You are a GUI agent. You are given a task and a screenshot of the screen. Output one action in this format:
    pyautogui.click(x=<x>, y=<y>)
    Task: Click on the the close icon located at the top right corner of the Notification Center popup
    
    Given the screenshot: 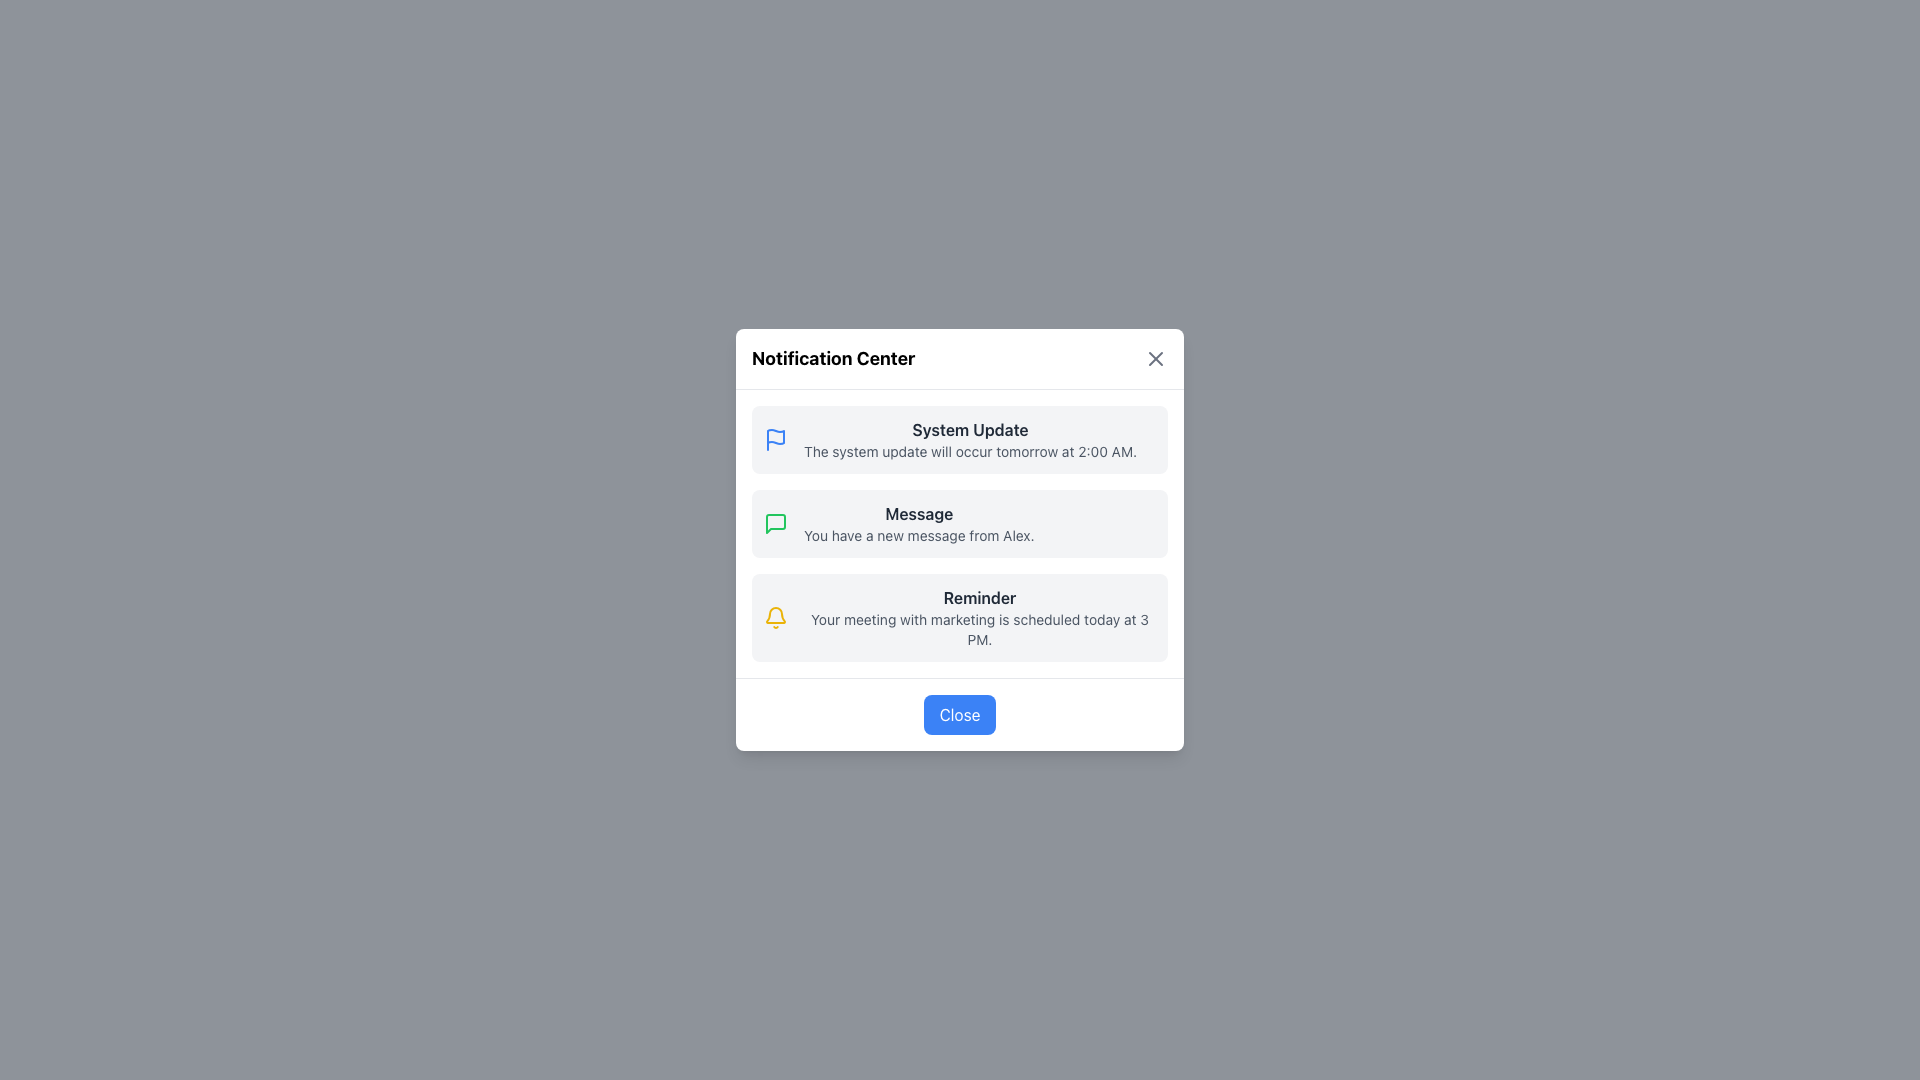 What is the action you would take?
    pyautogui.click(x=1156, y=357)
    